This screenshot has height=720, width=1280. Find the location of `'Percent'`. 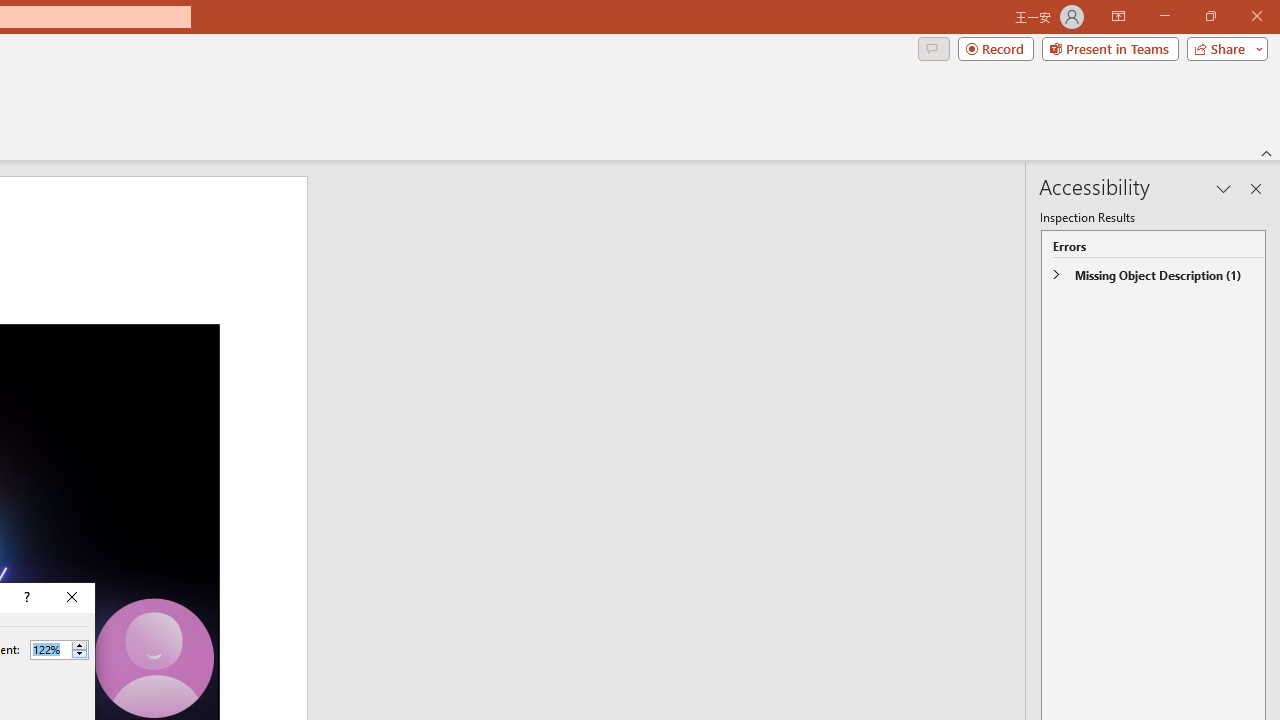

'Percent' is located at coordinates (59, 650).